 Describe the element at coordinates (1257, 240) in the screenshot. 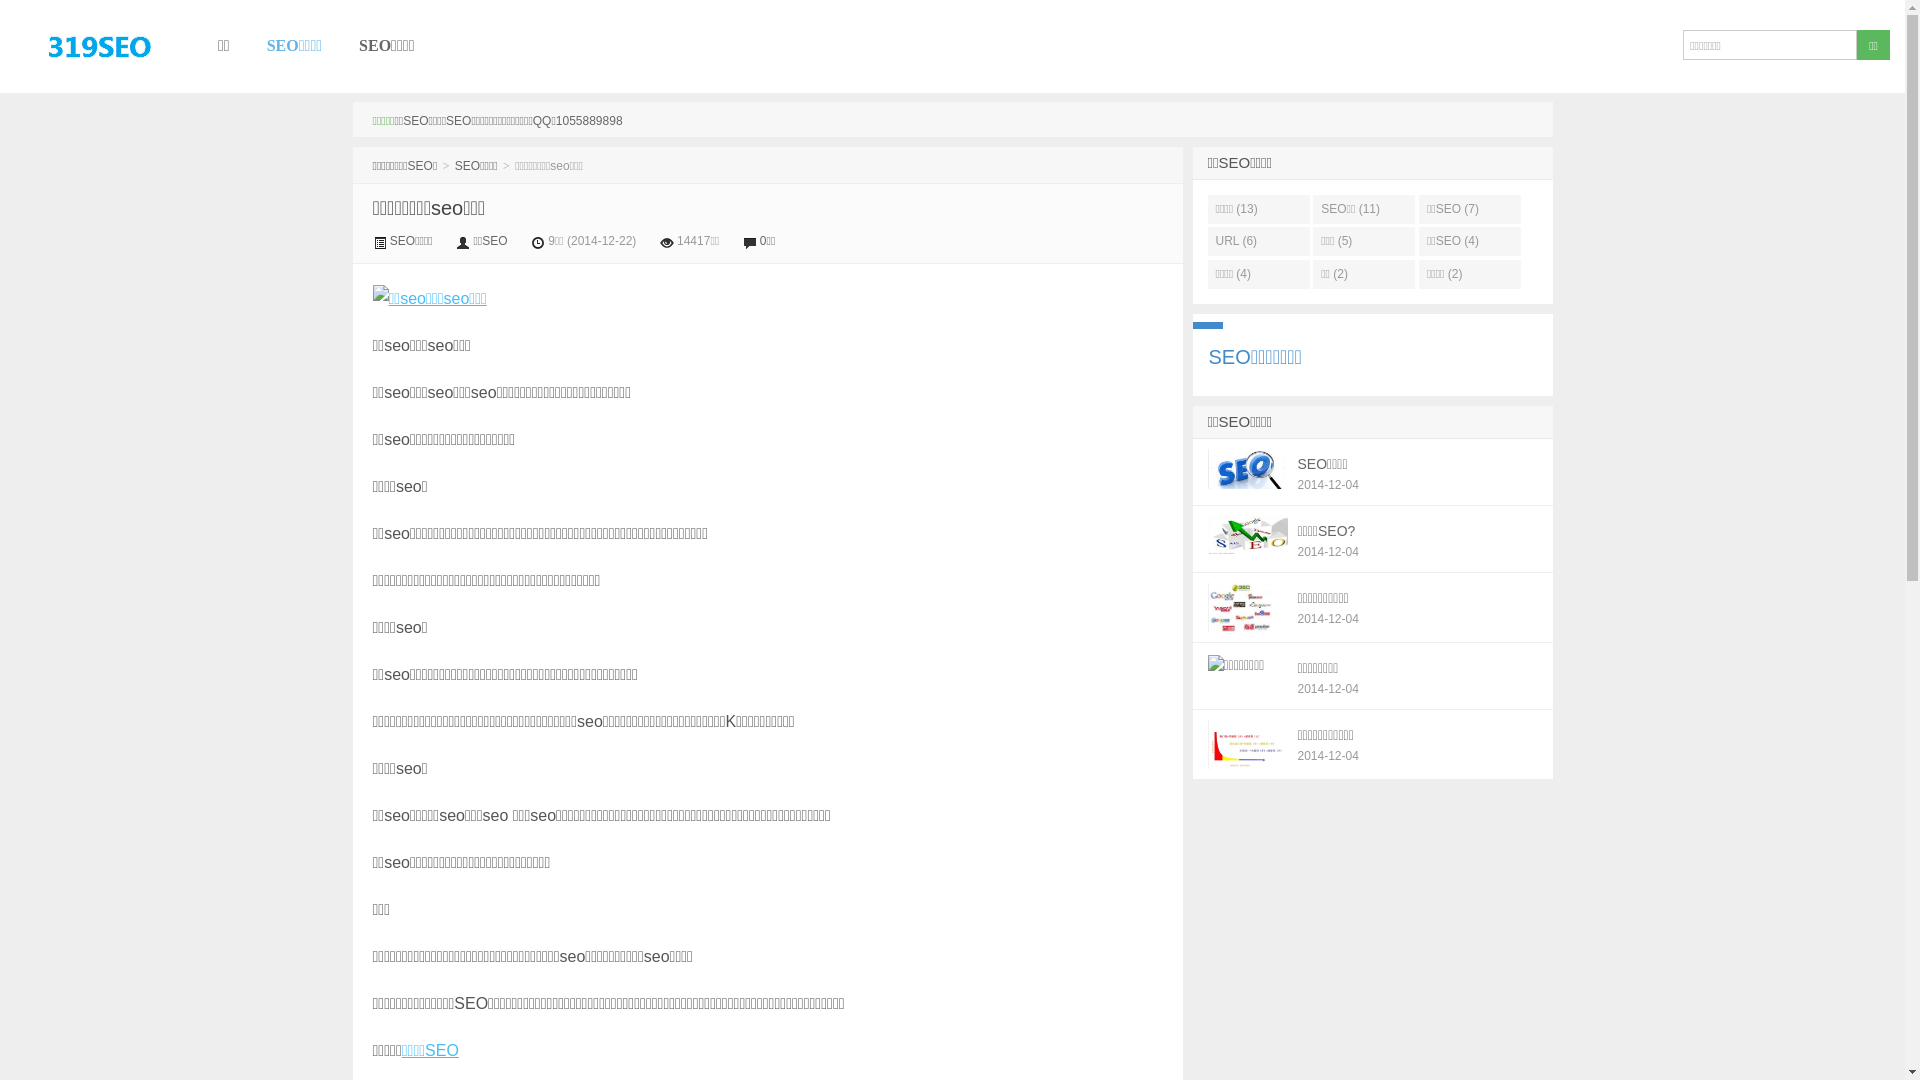

I see `'URL (6)'` at that location.